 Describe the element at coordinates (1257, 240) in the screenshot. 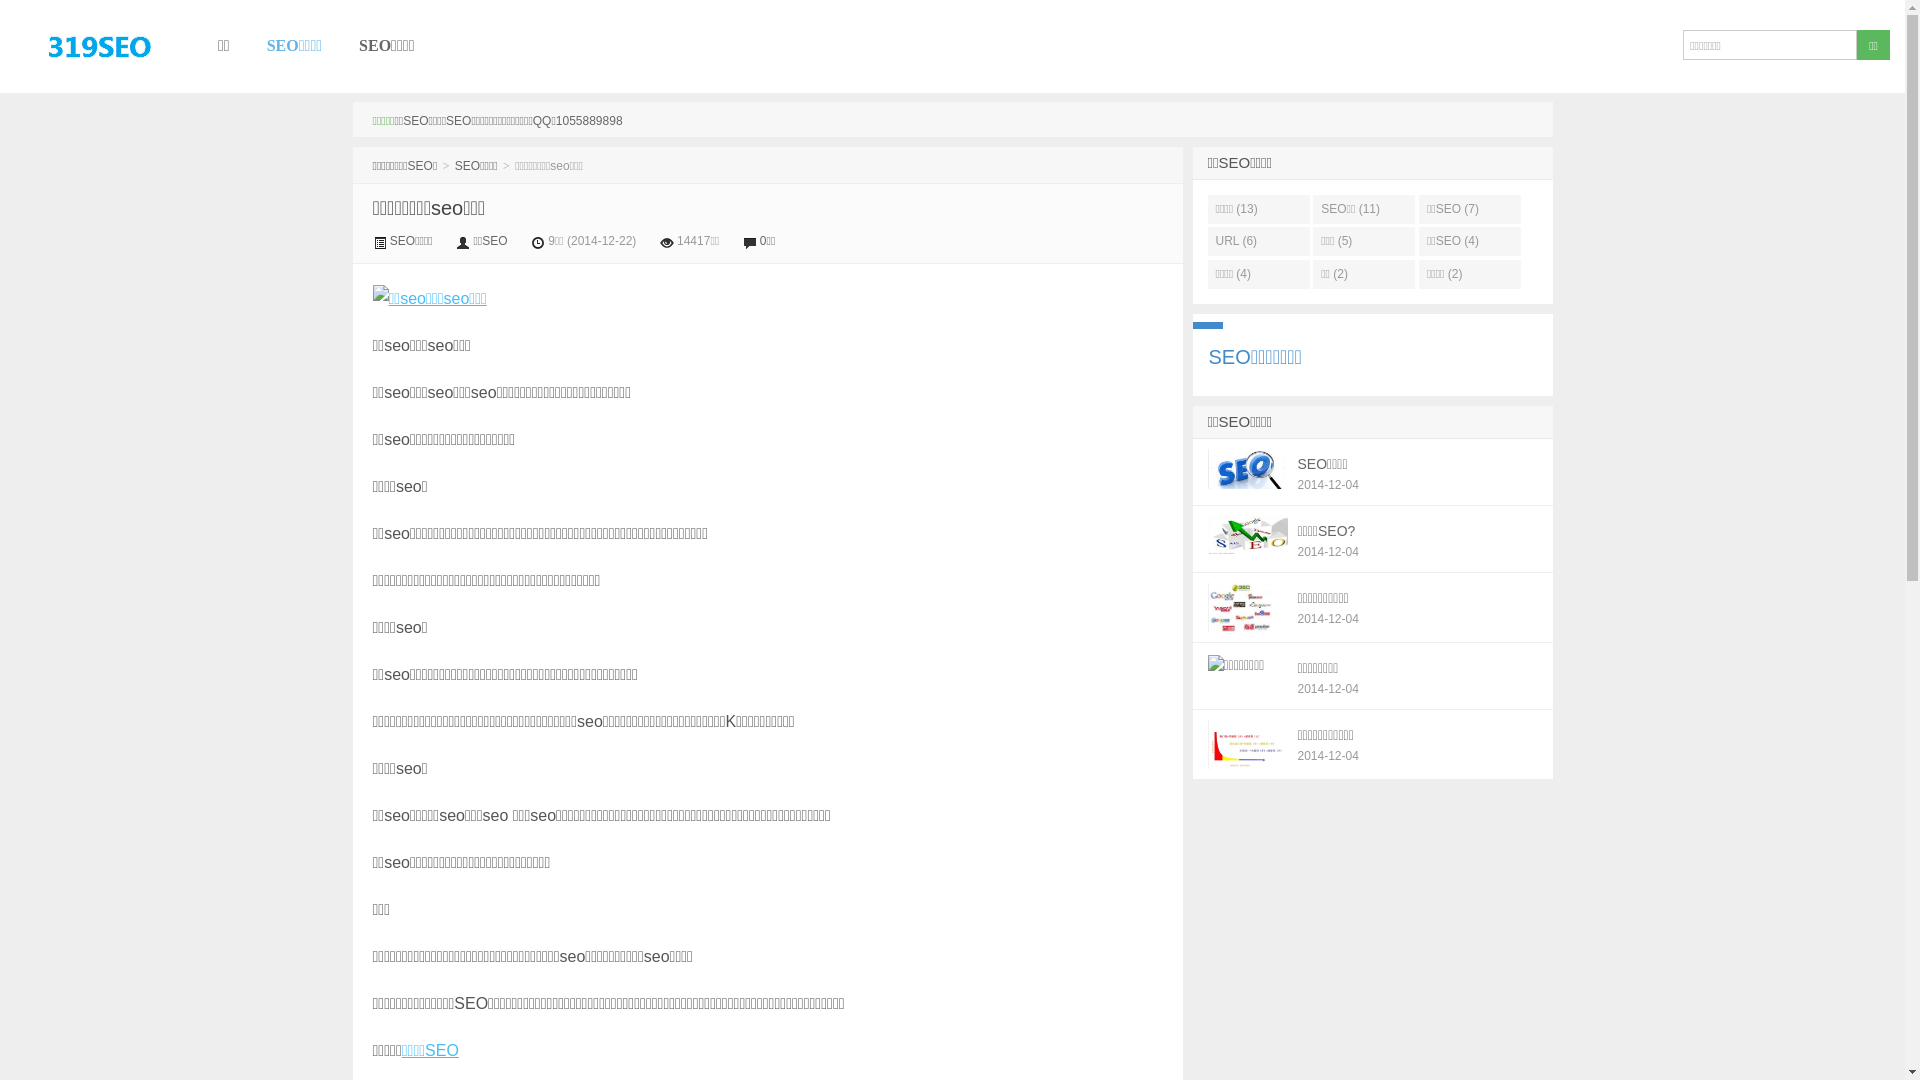

I see `'URL (6)'` at that location.